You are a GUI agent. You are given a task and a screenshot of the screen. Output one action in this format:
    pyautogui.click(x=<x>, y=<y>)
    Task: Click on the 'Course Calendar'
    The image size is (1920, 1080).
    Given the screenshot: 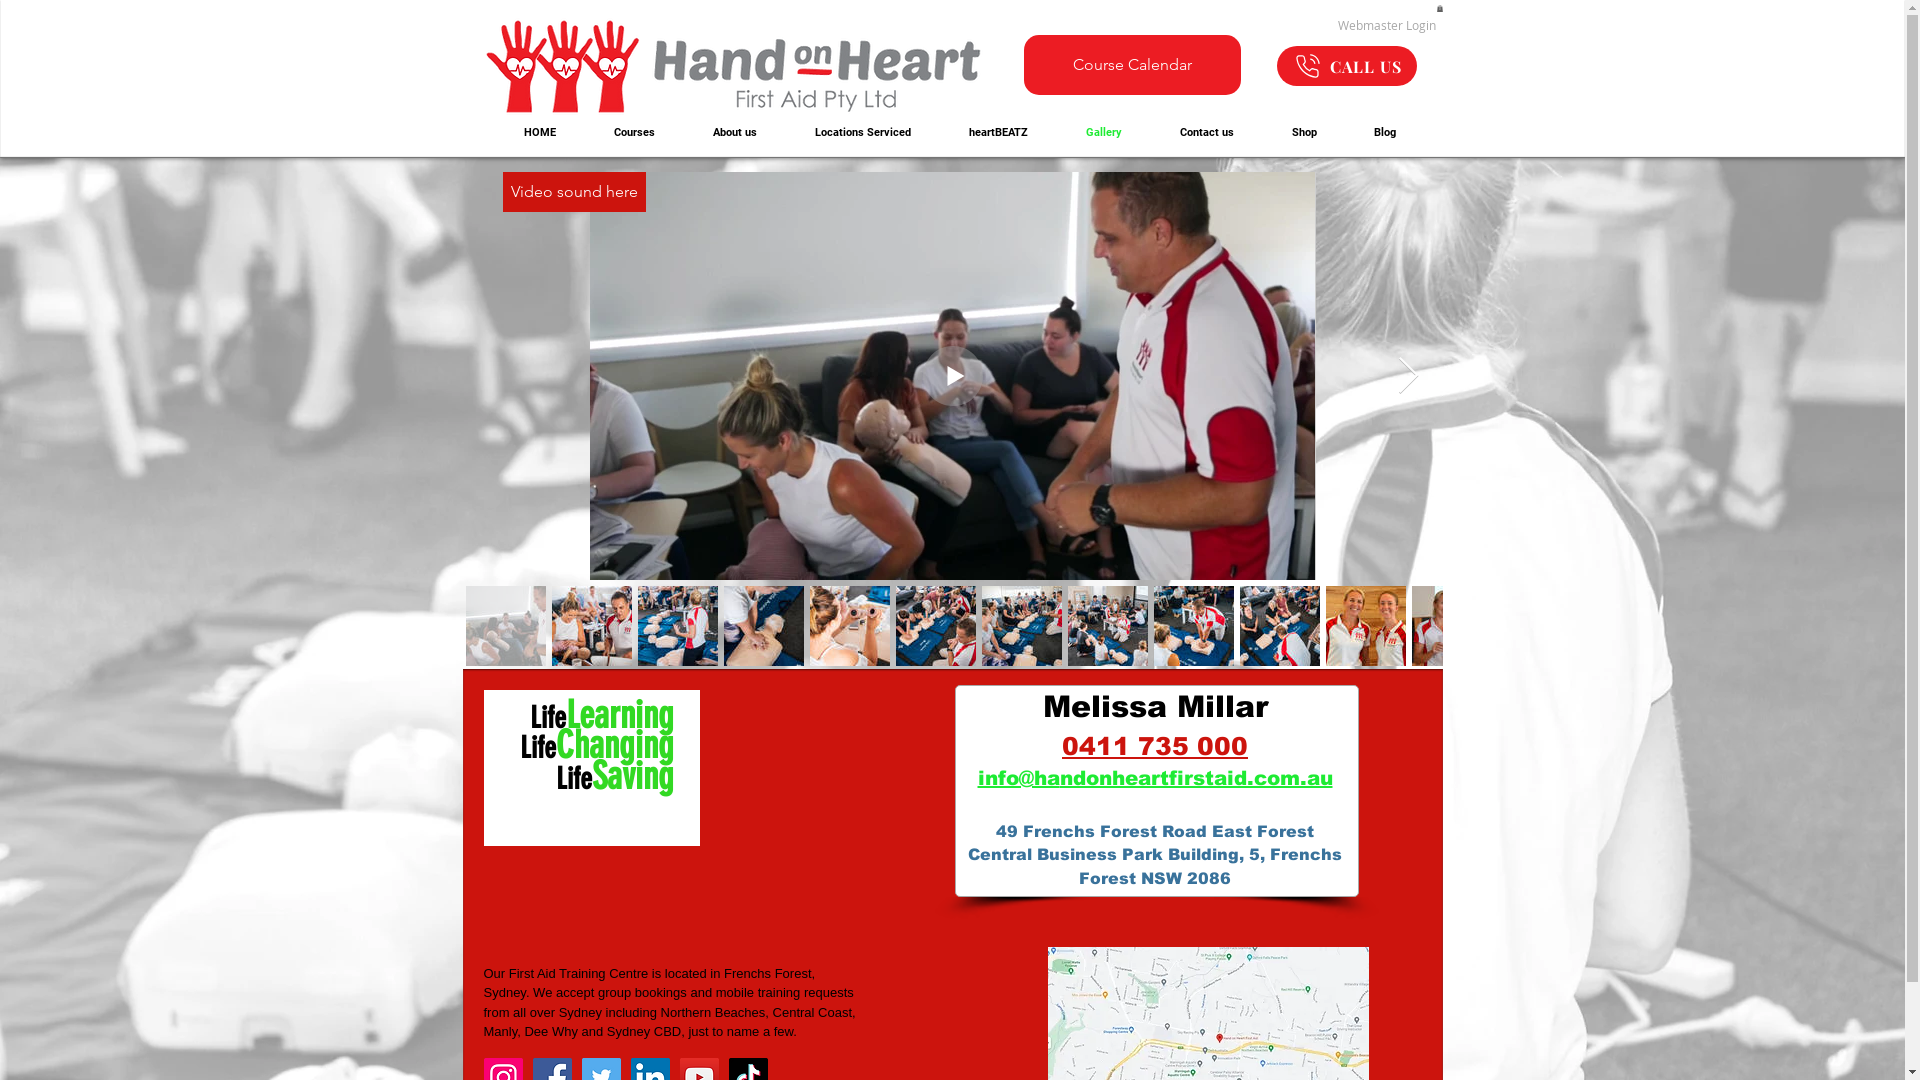 What is the action you would take?
    pyautogui.click(x=1132, y=64)
    